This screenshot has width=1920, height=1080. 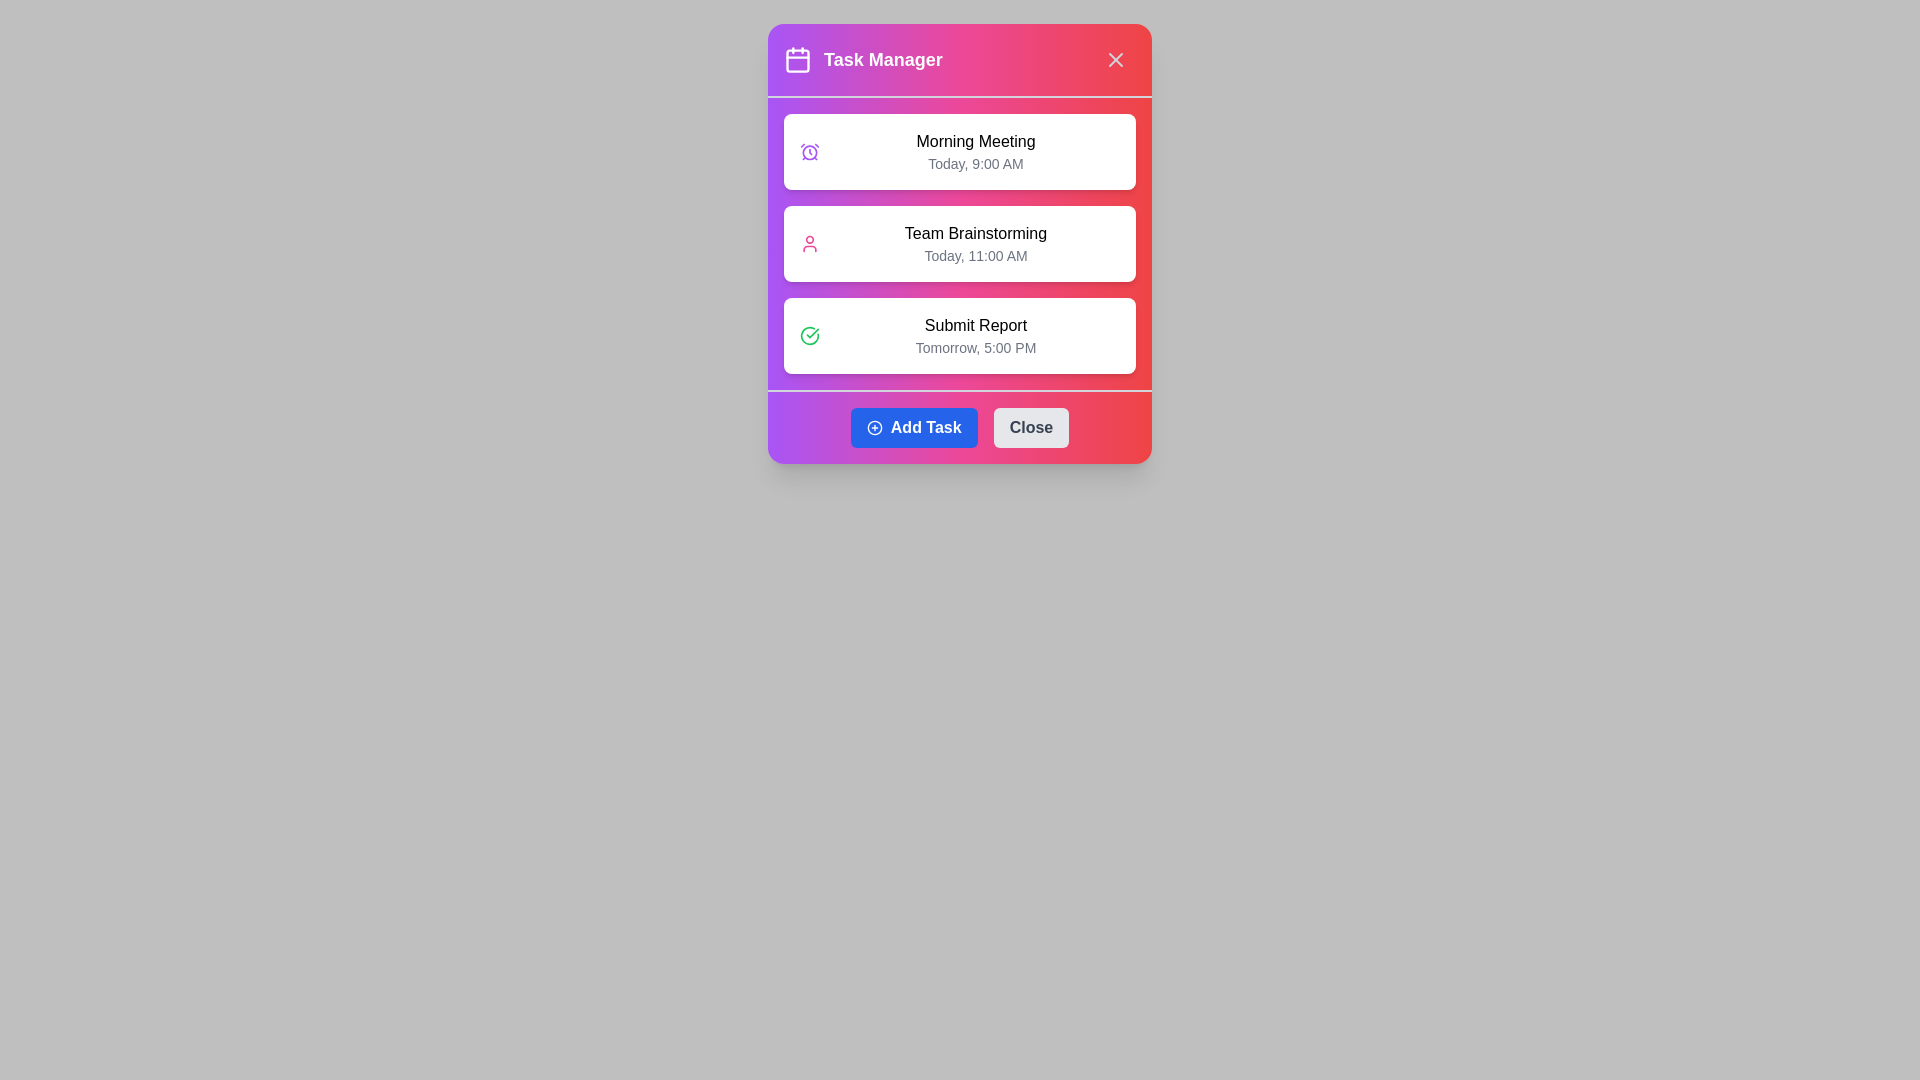 I want to click on the third task card in the 'Task Manager' modal, so click(x=975, y=334).